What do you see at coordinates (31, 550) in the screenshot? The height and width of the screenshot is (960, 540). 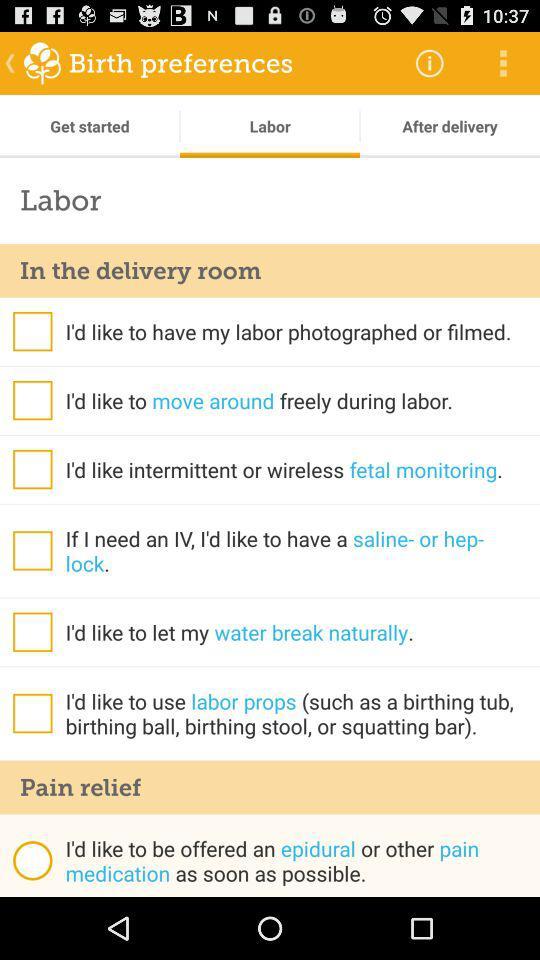 I see `question or help option` at bounding box center [31, 550].